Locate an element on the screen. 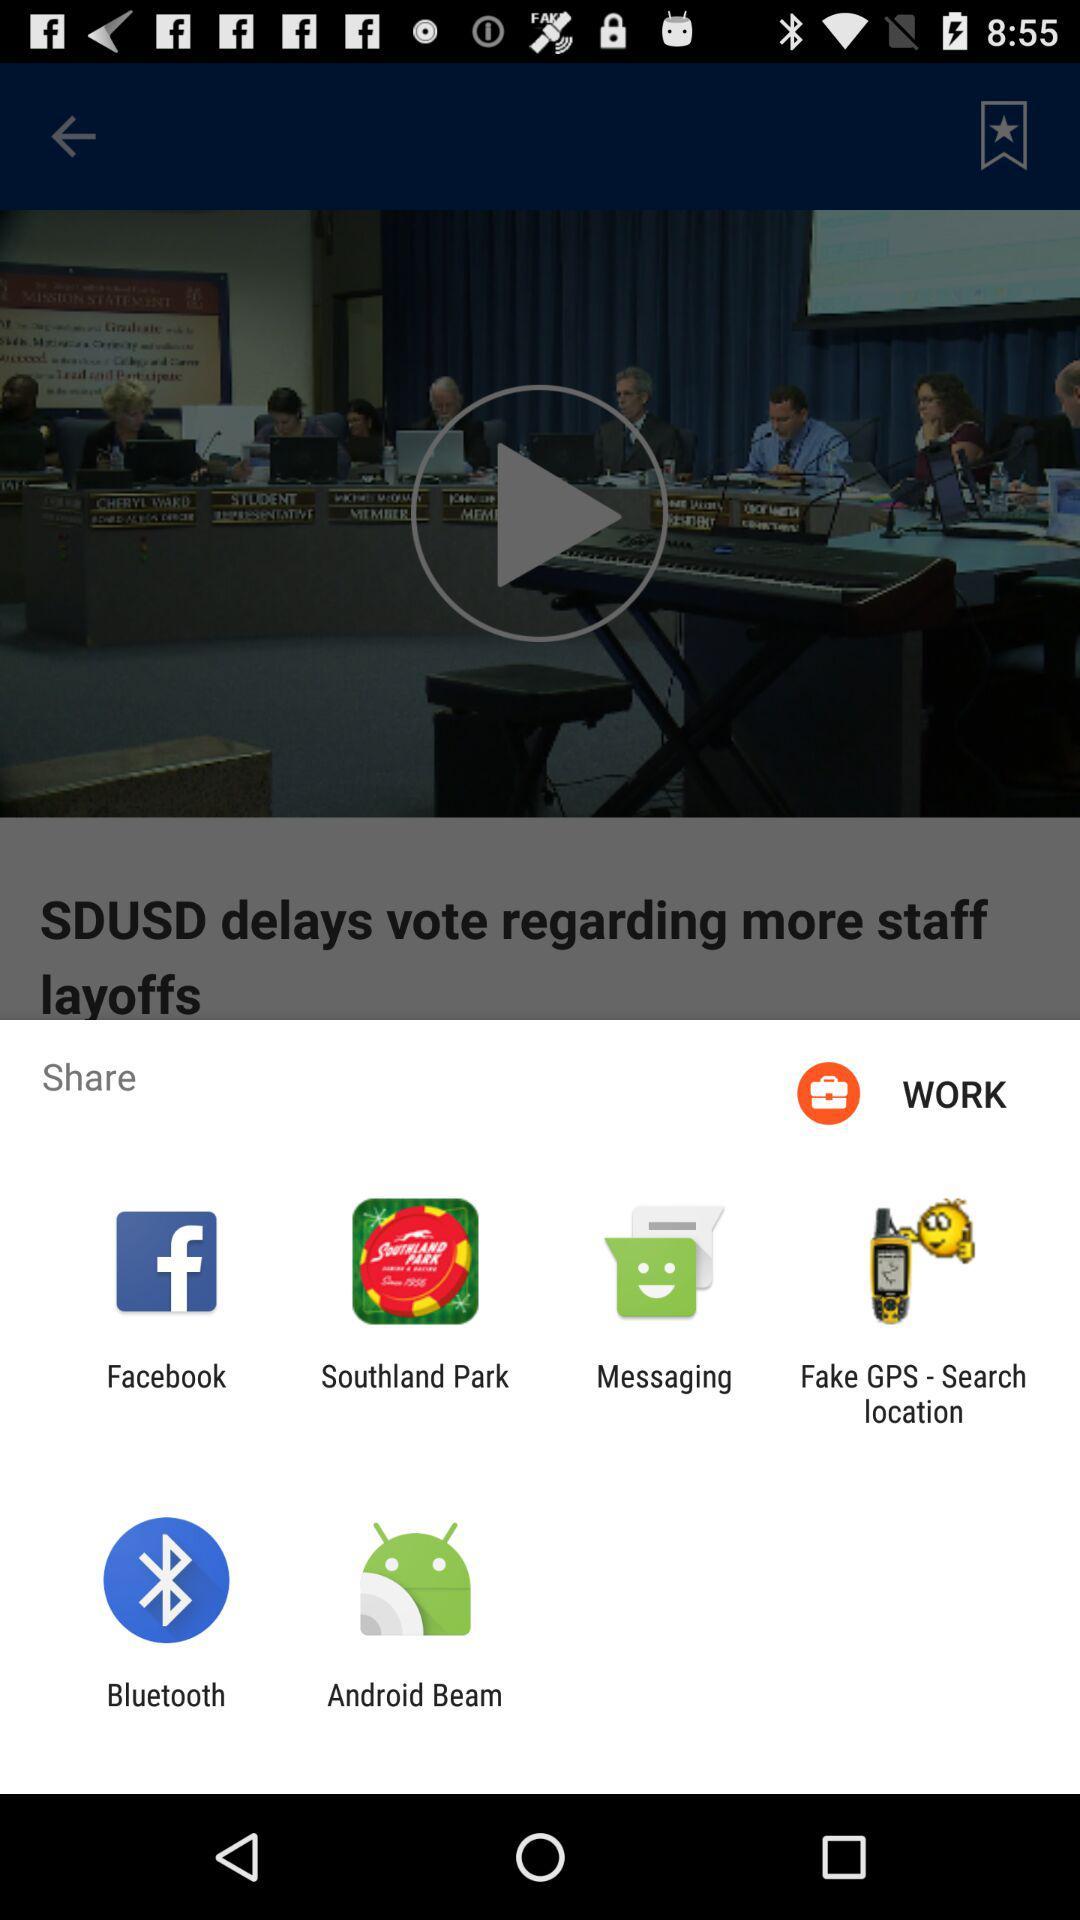 Image resolution: width=1080 pixels, height=1920 pixels. the bluetooth app is located at coordinates (165, 1711).